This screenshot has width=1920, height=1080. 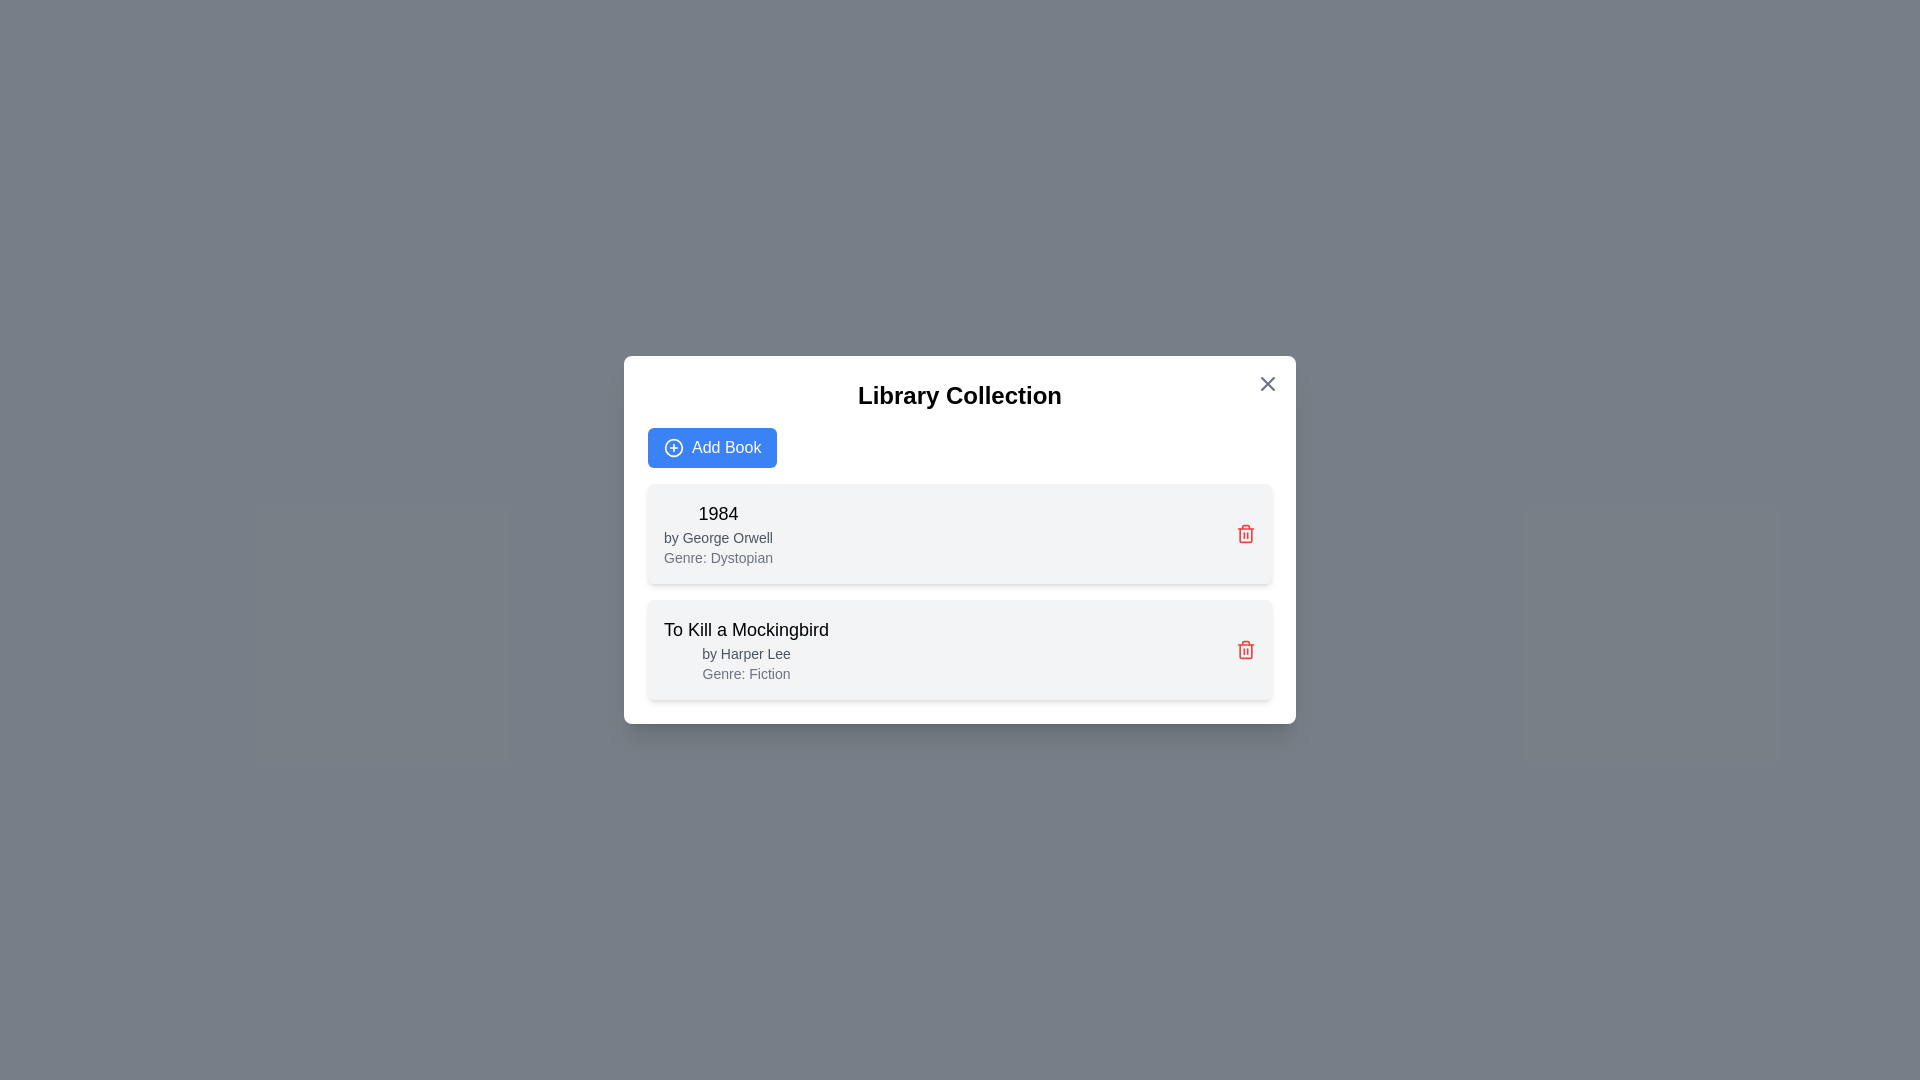 I want to click on the button located at the top-left corner of the modal beneath the title 'Library Collection' to activate hover effects, so click(x=712, y=446).